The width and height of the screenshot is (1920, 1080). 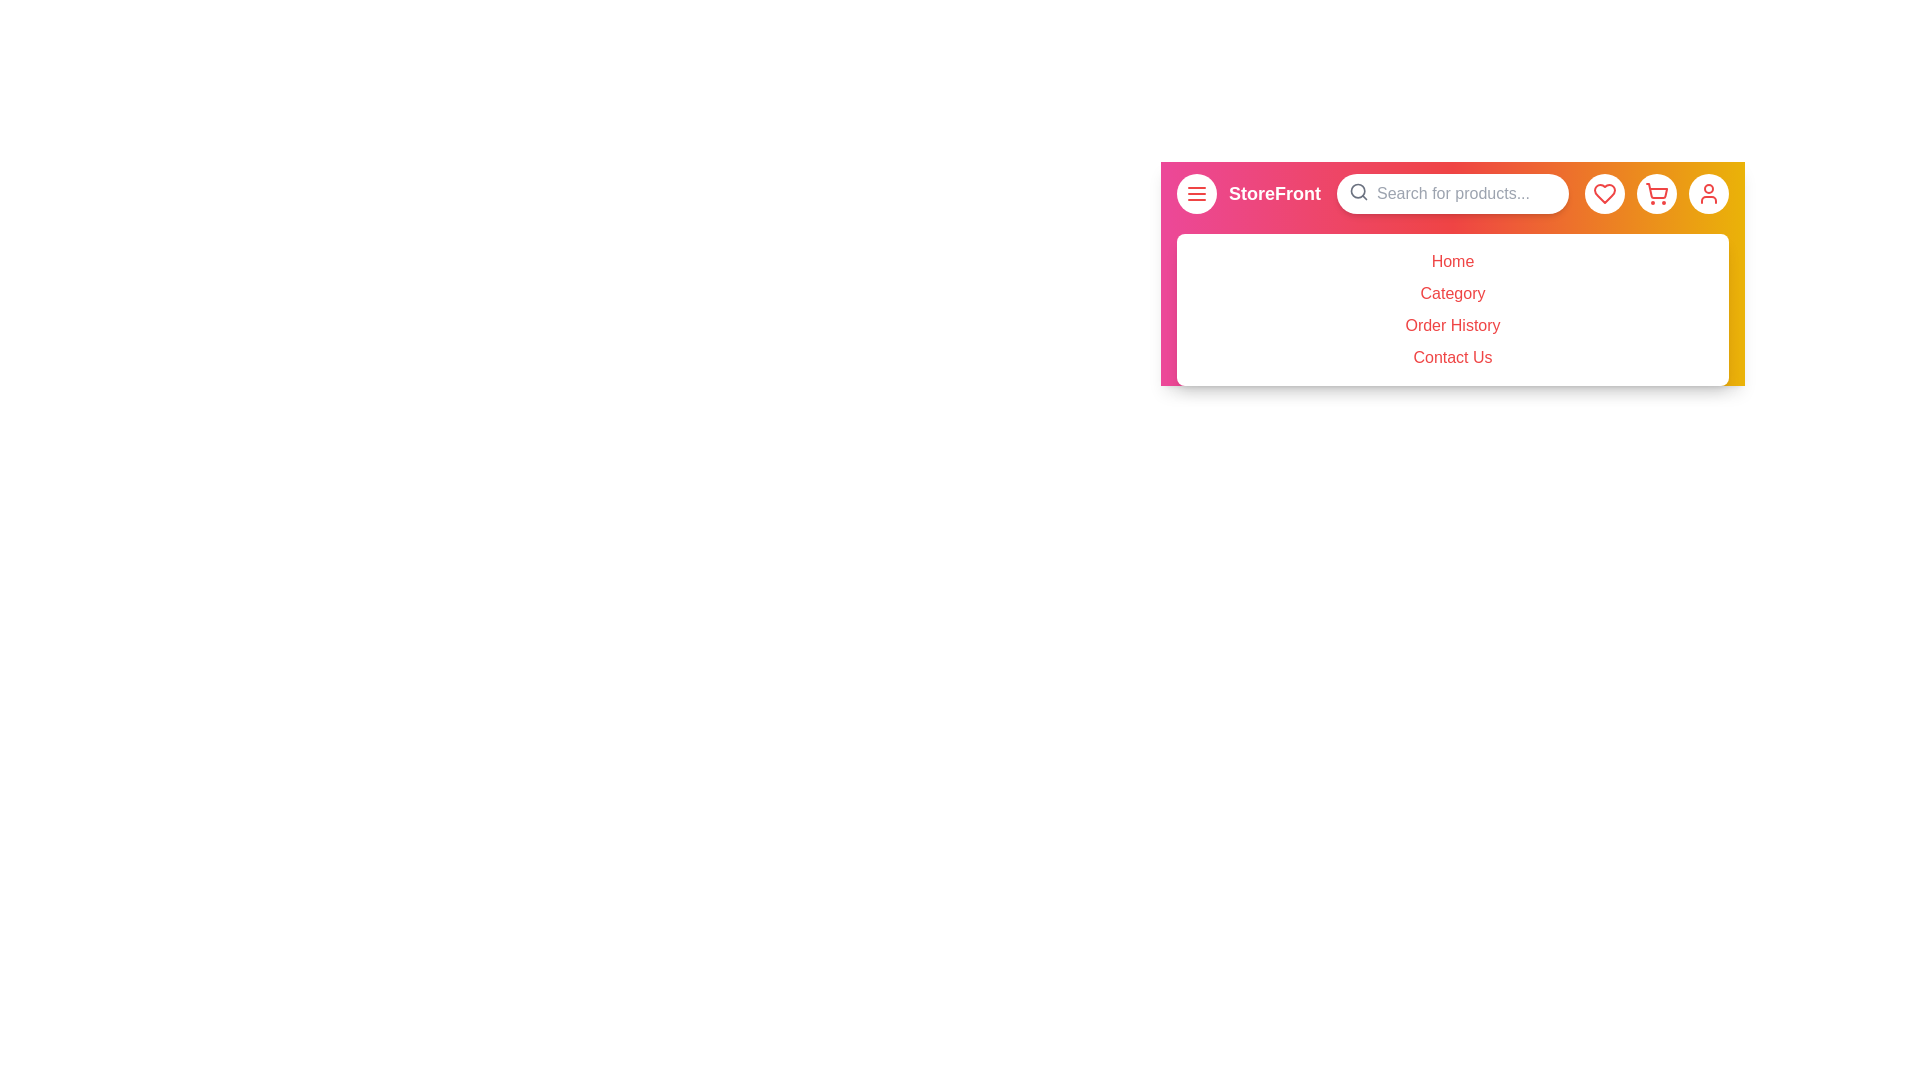 What do you see at coordinates (1453, 261) in the screenshot?
I see `the menu item Home from the side menu` at bounding box center [1453, 261].